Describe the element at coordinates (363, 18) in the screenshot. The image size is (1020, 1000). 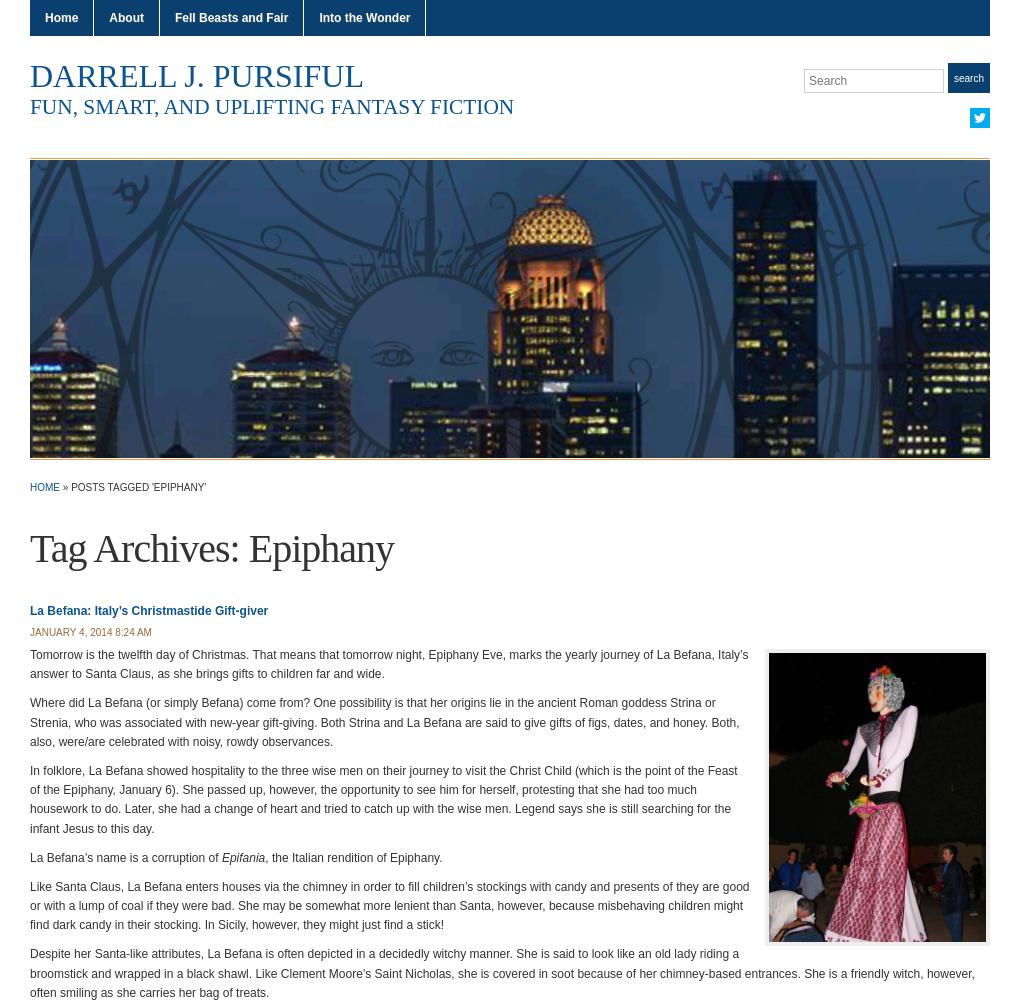
I see `'Into the Wonder'` at that location.